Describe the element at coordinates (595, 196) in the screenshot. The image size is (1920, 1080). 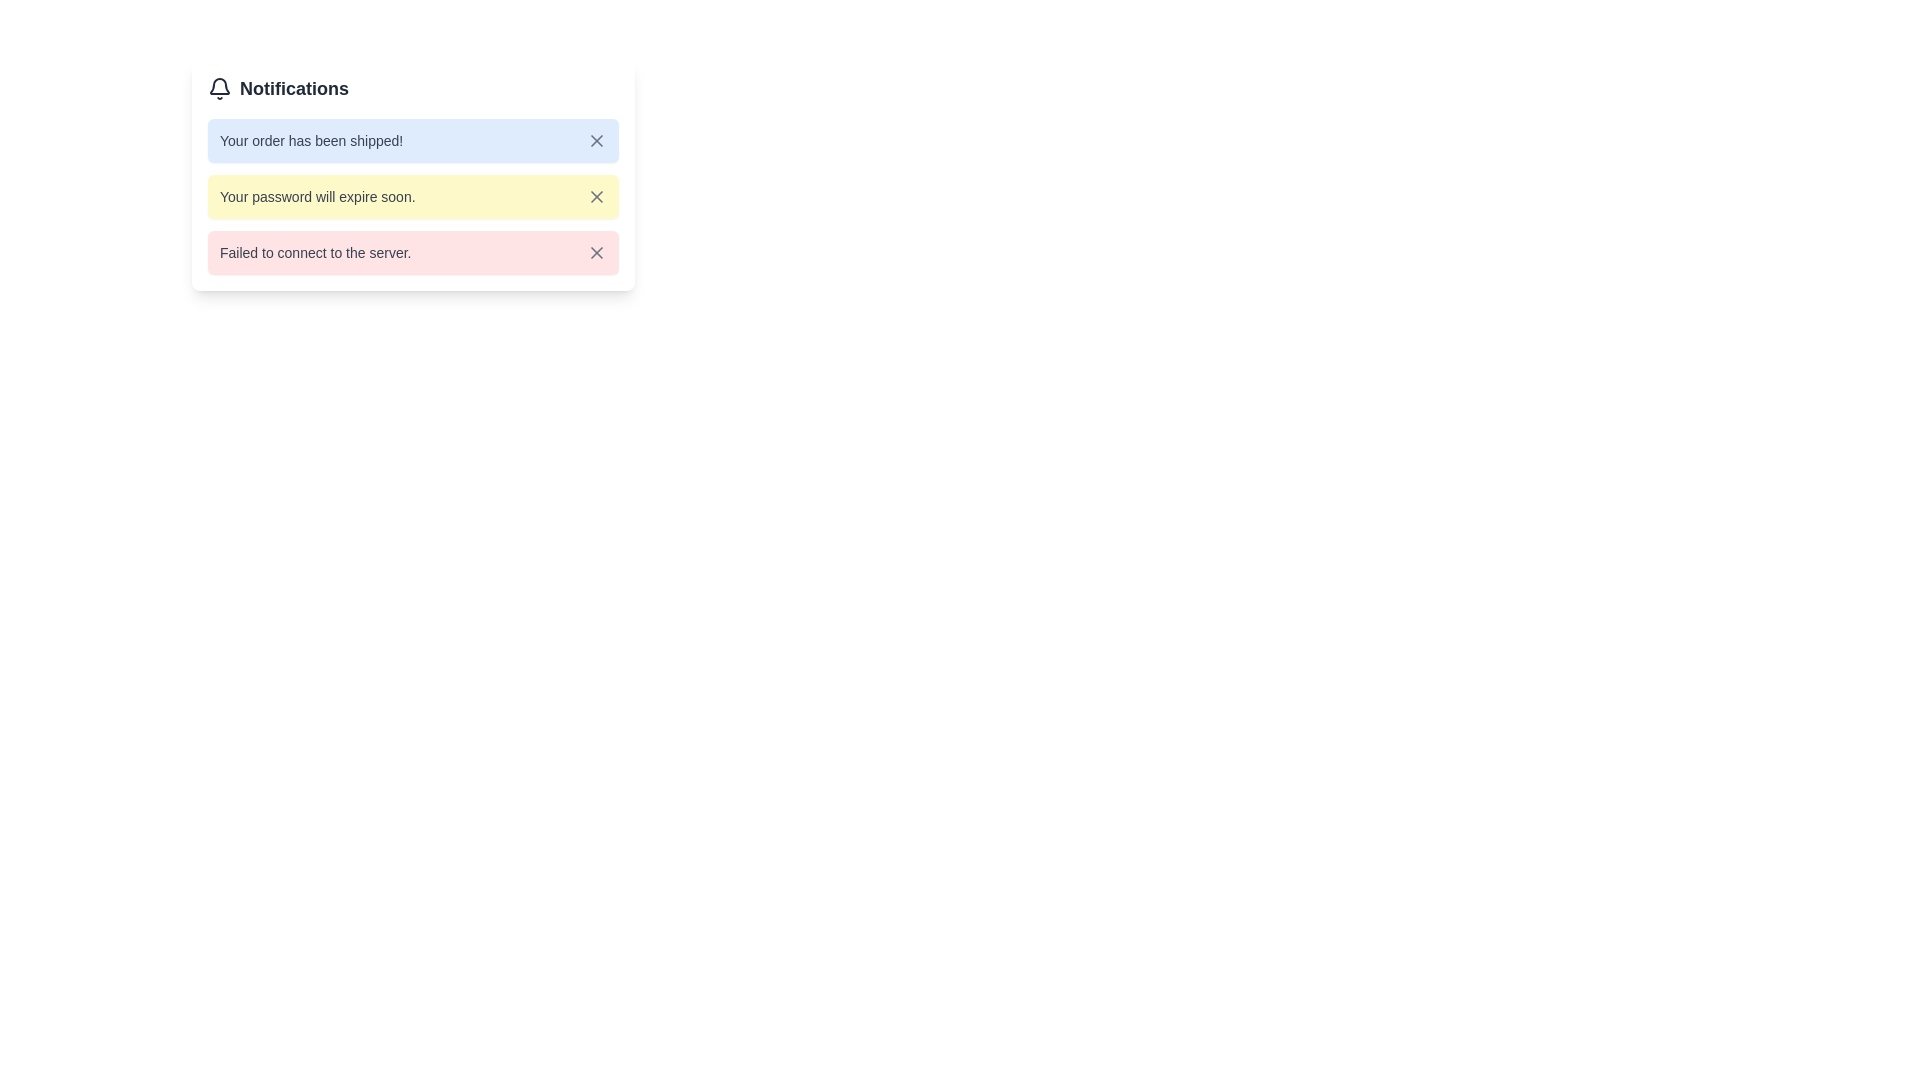
I see `the close button represented by an 'X' icon in the top-right corner of the yellow notification card that says 'Your password will expire soon.'` at that location.